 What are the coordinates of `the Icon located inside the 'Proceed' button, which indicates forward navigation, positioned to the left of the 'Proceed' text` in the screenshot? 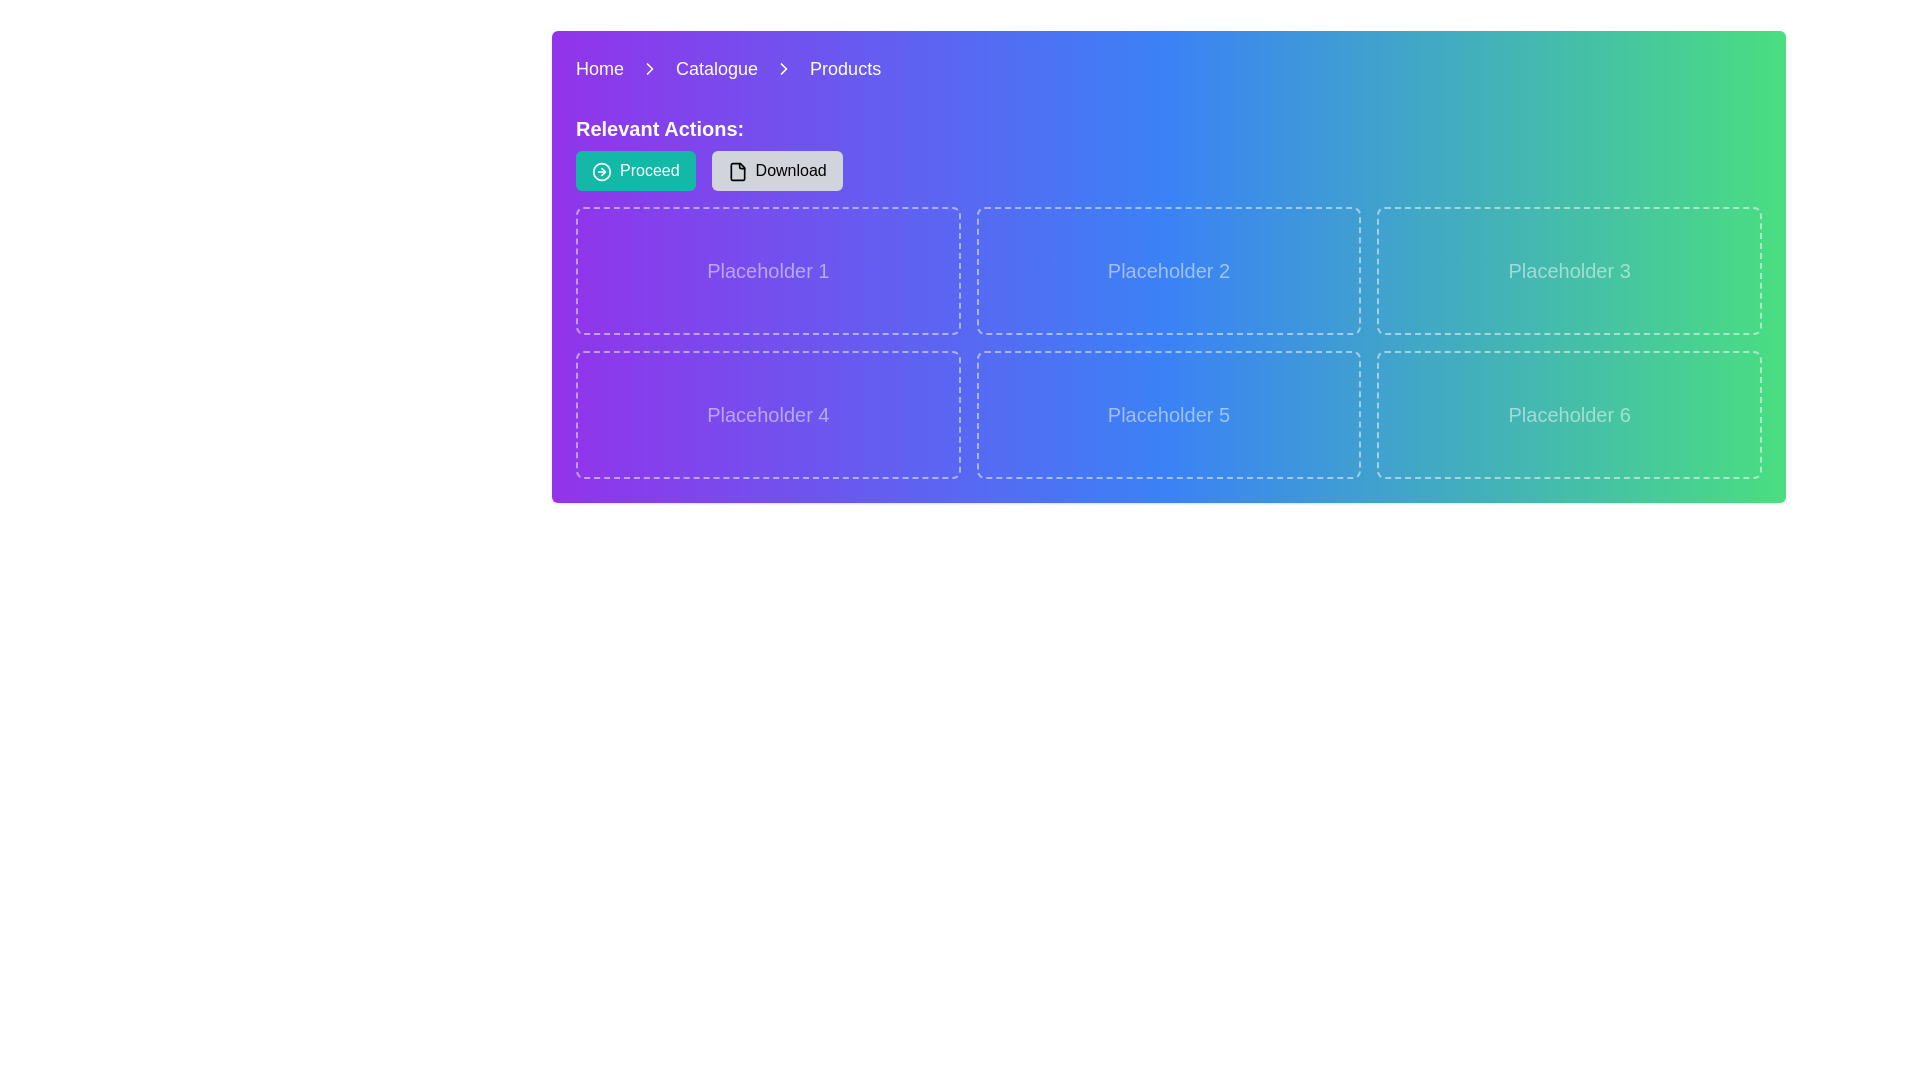 It's located at (600, 169).